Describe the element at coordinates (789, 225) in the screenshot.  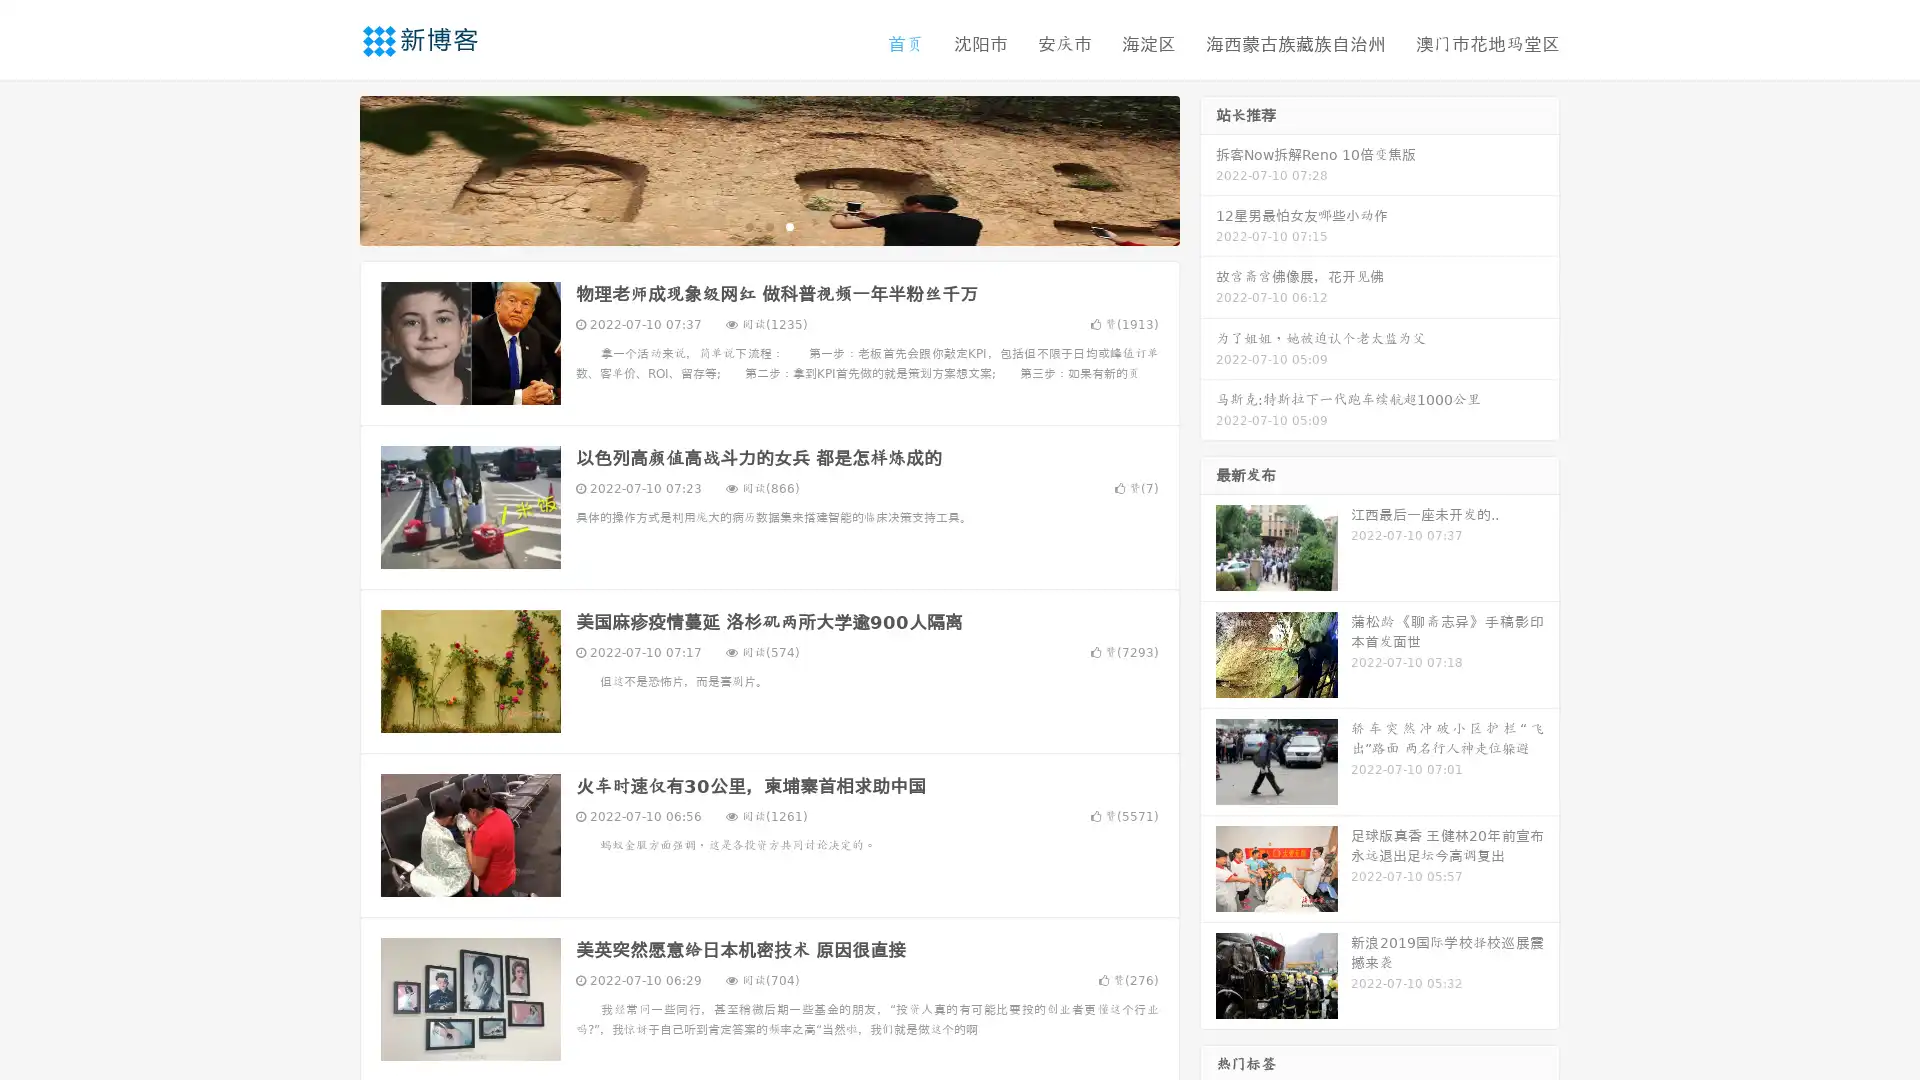
I see `Go to slide 3` at that location.